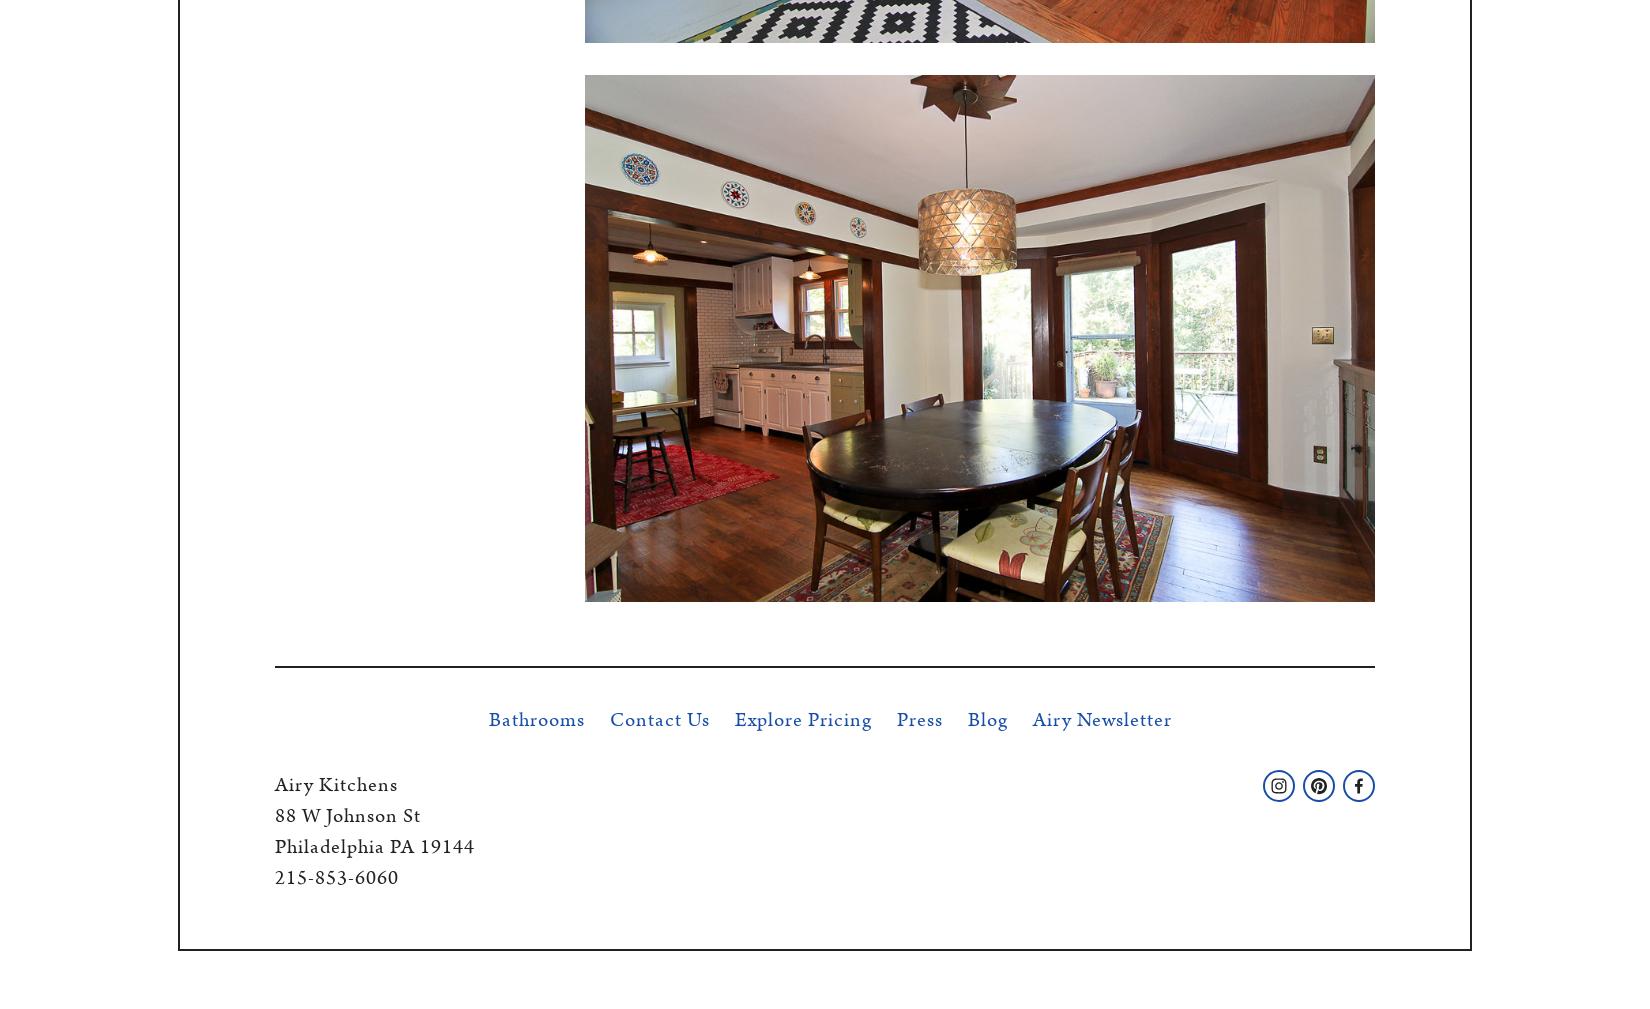 This screenshot has height=1009, width=1650. Describe the element at coordinates (375, 846) in the screenshot. I see `'Philadelphia PA 19144'` at that location.